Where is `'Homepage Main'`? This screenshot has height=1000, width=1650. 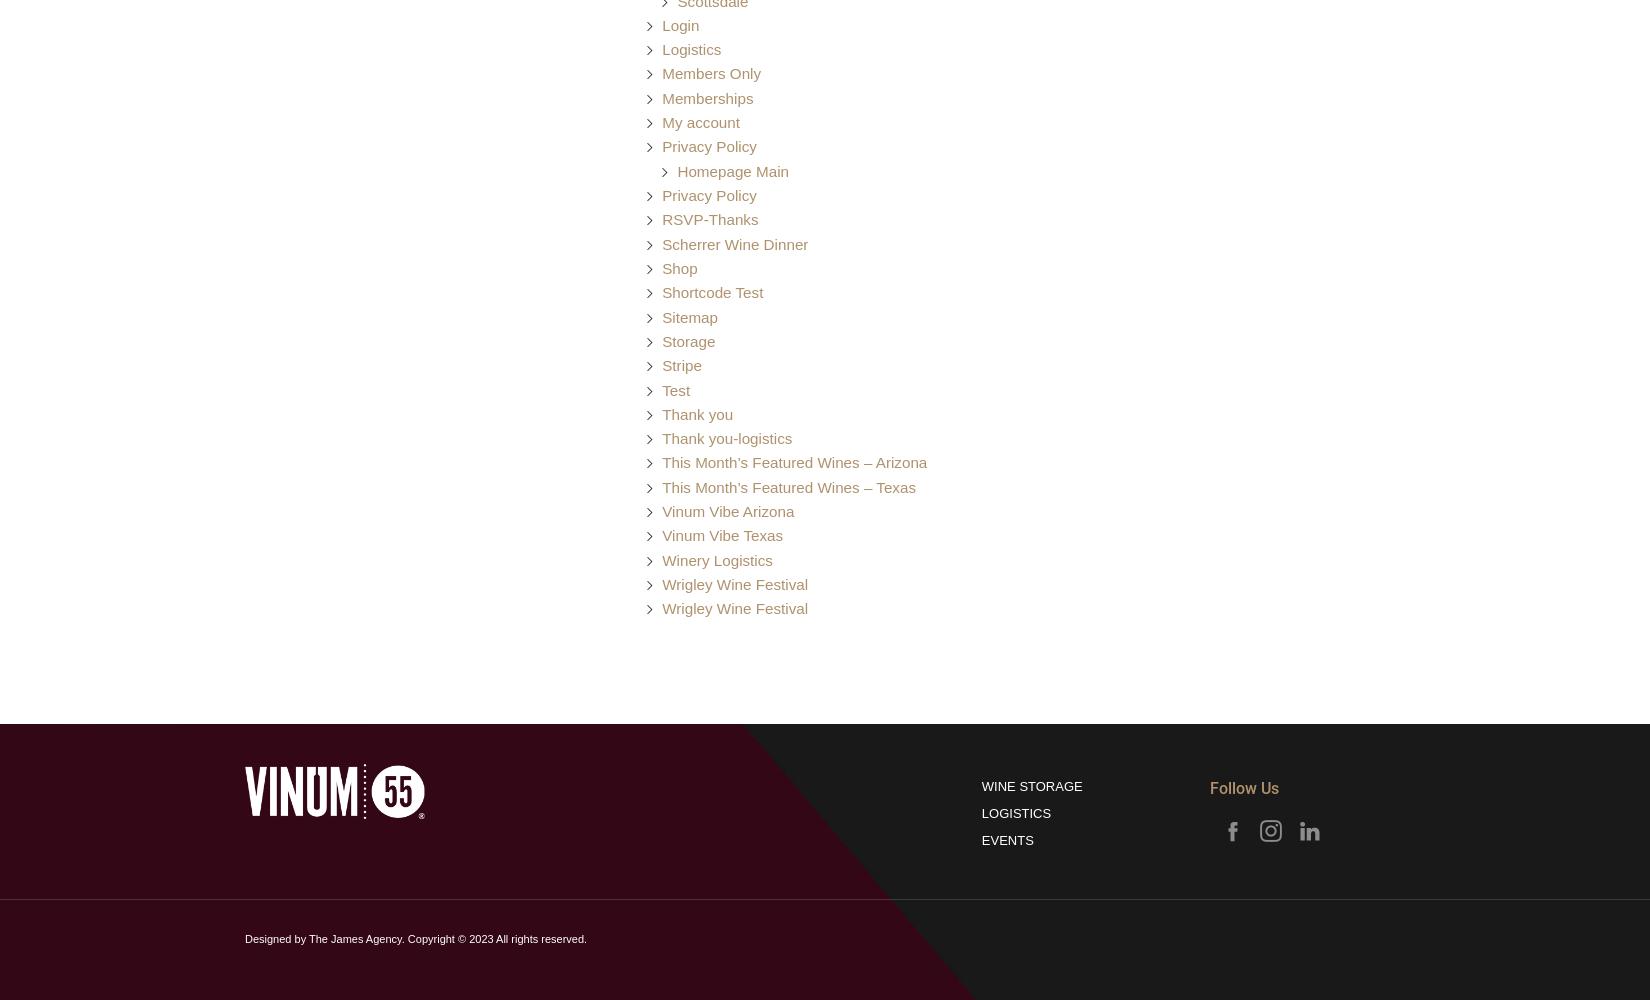
'Homepage Main' is located at coordinates (731, 170).